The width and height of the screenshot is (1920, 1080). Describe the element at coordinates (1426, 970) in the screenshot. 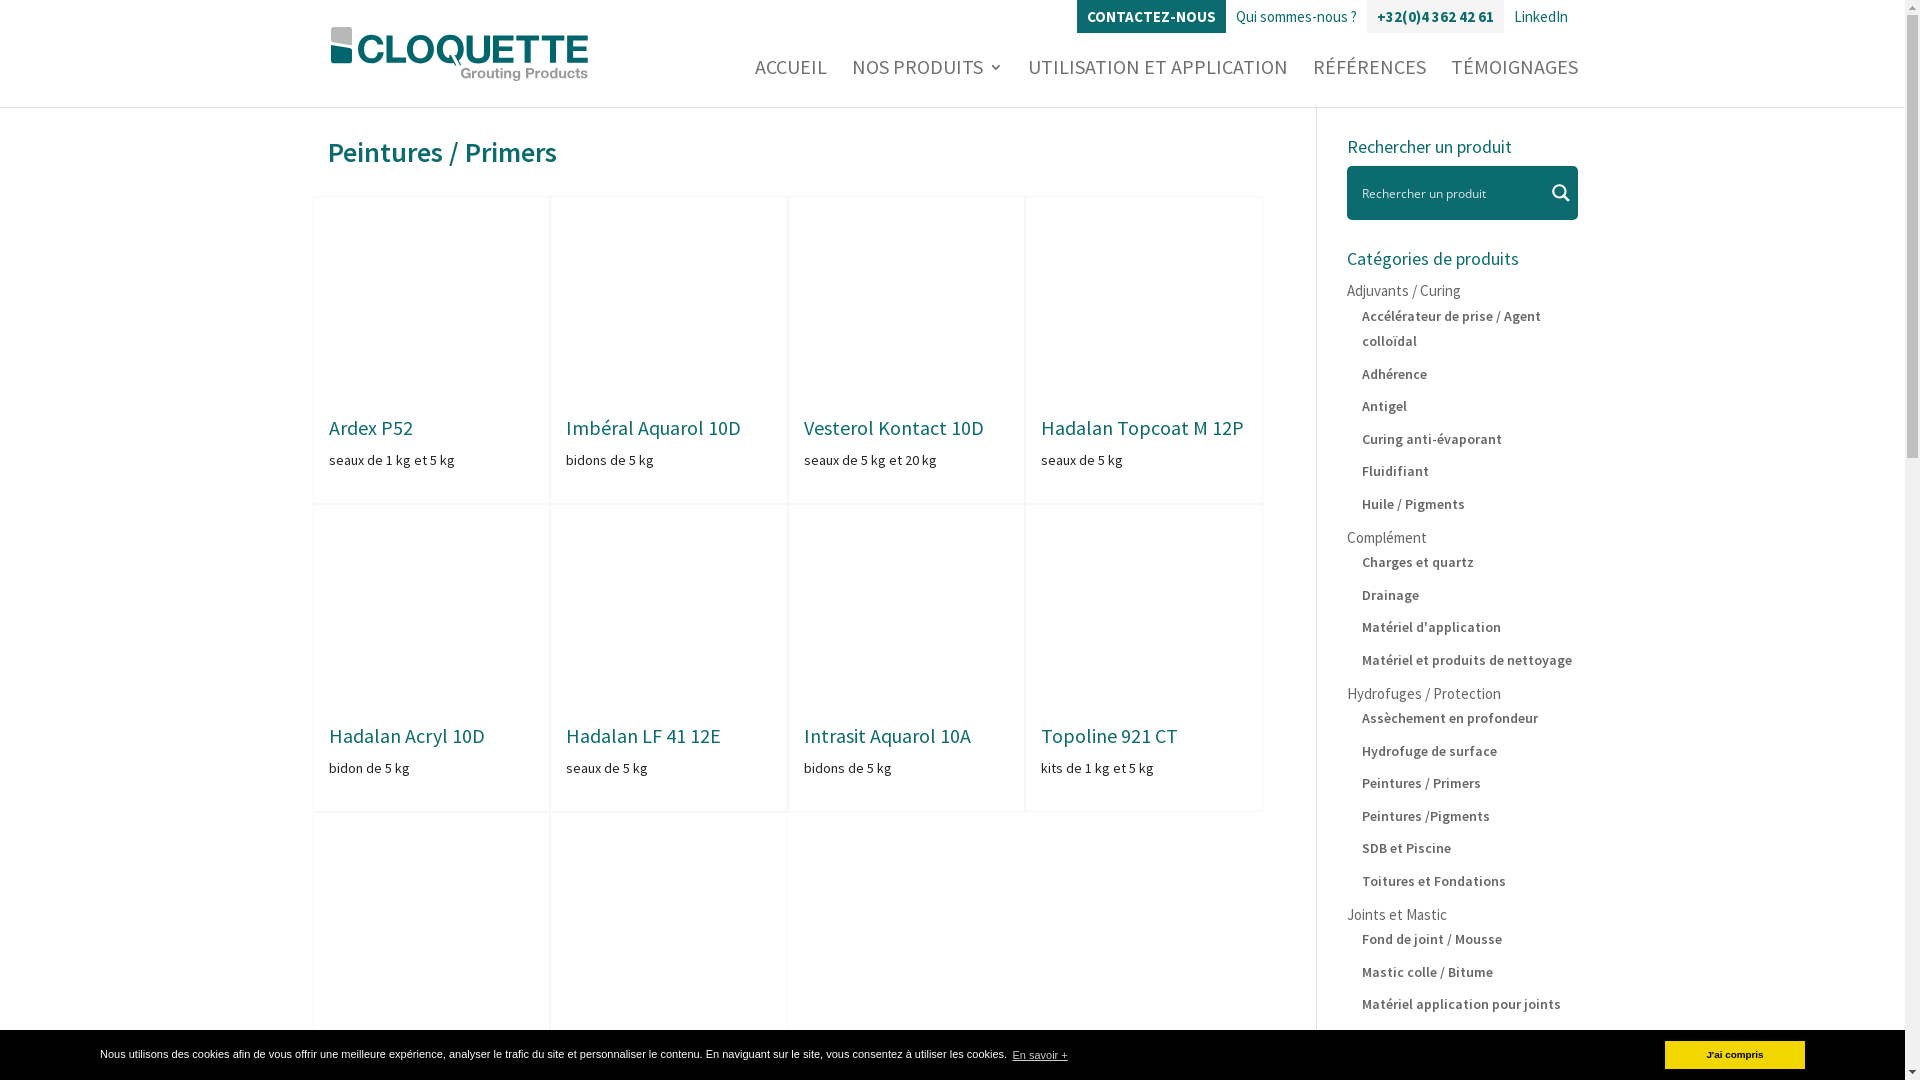

I see `'Mastic colle / Bitume'` at that location.